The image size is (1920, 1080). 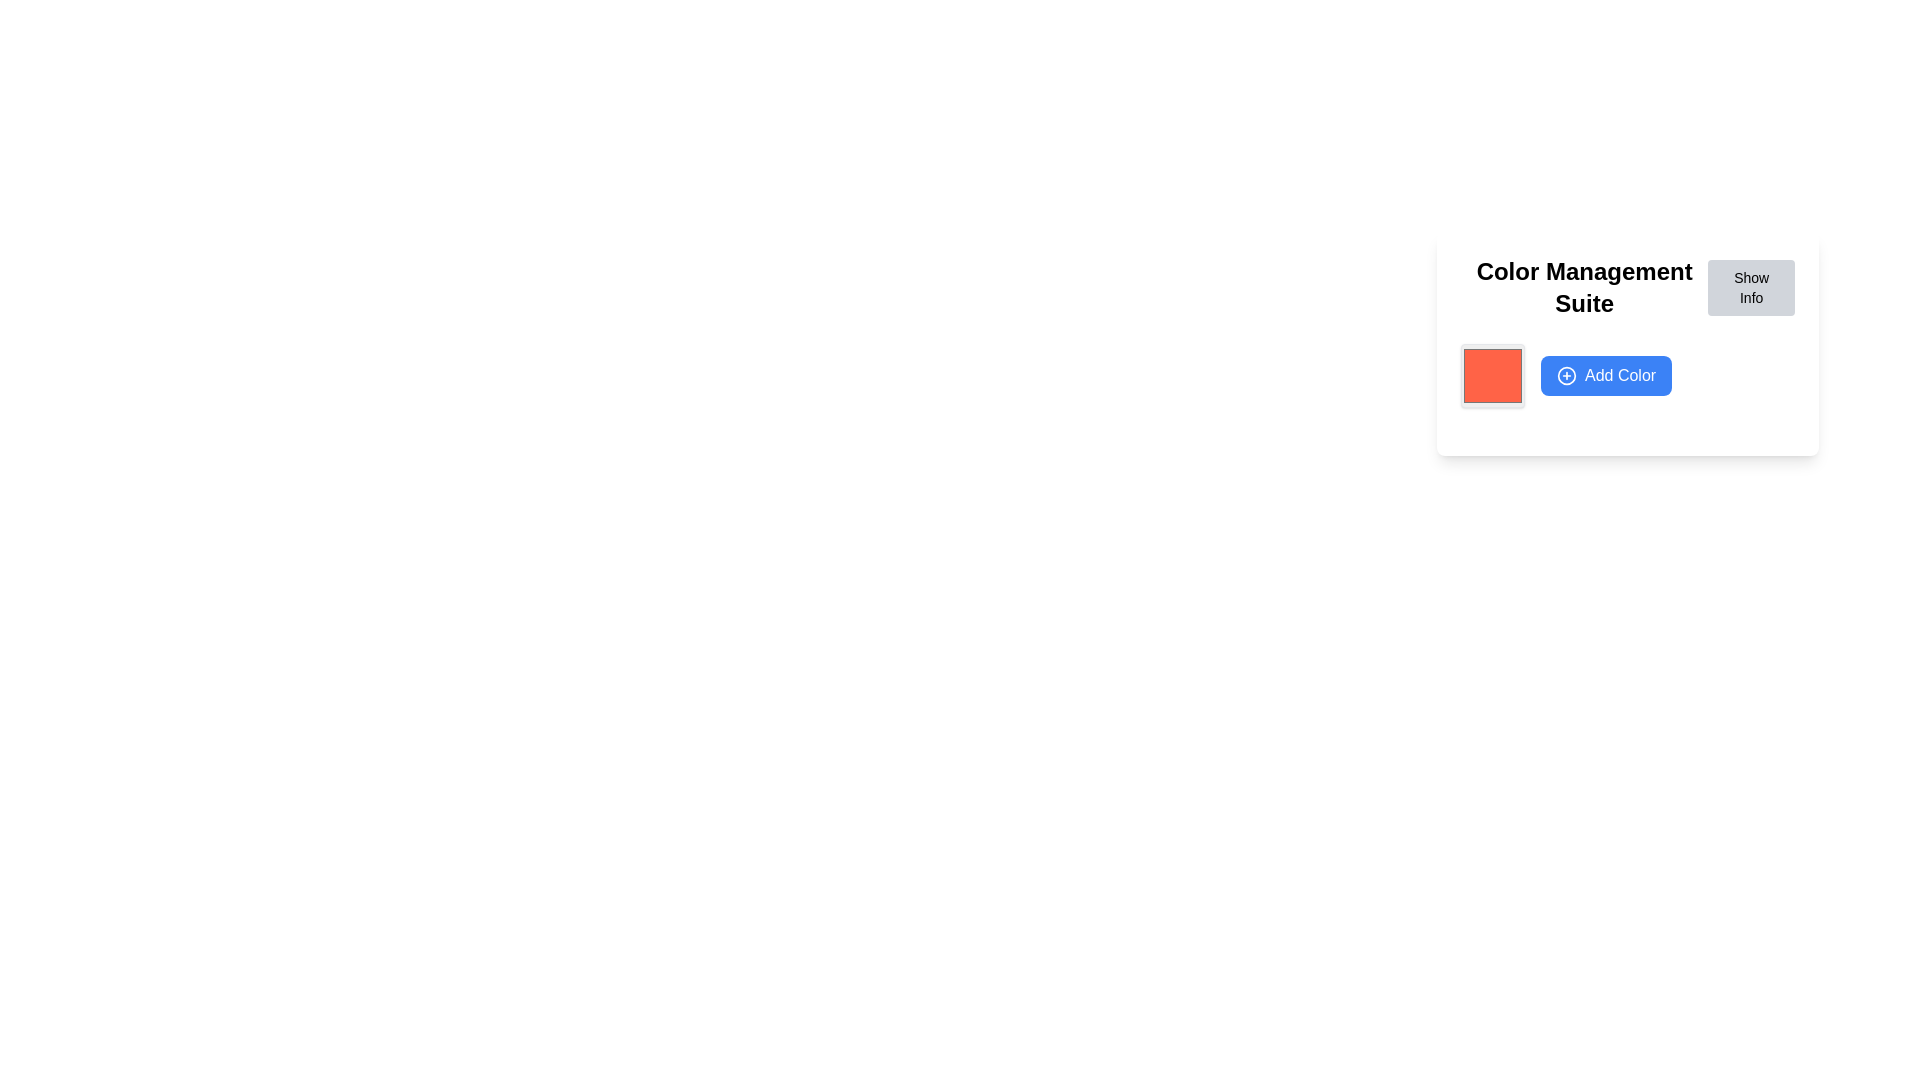 What do you see at coordinates (1750, 288) in the screenshot?
I see `the button located on the top-right side of the 'Color Management Suite' header bar` at bounding box center [1750, 288].